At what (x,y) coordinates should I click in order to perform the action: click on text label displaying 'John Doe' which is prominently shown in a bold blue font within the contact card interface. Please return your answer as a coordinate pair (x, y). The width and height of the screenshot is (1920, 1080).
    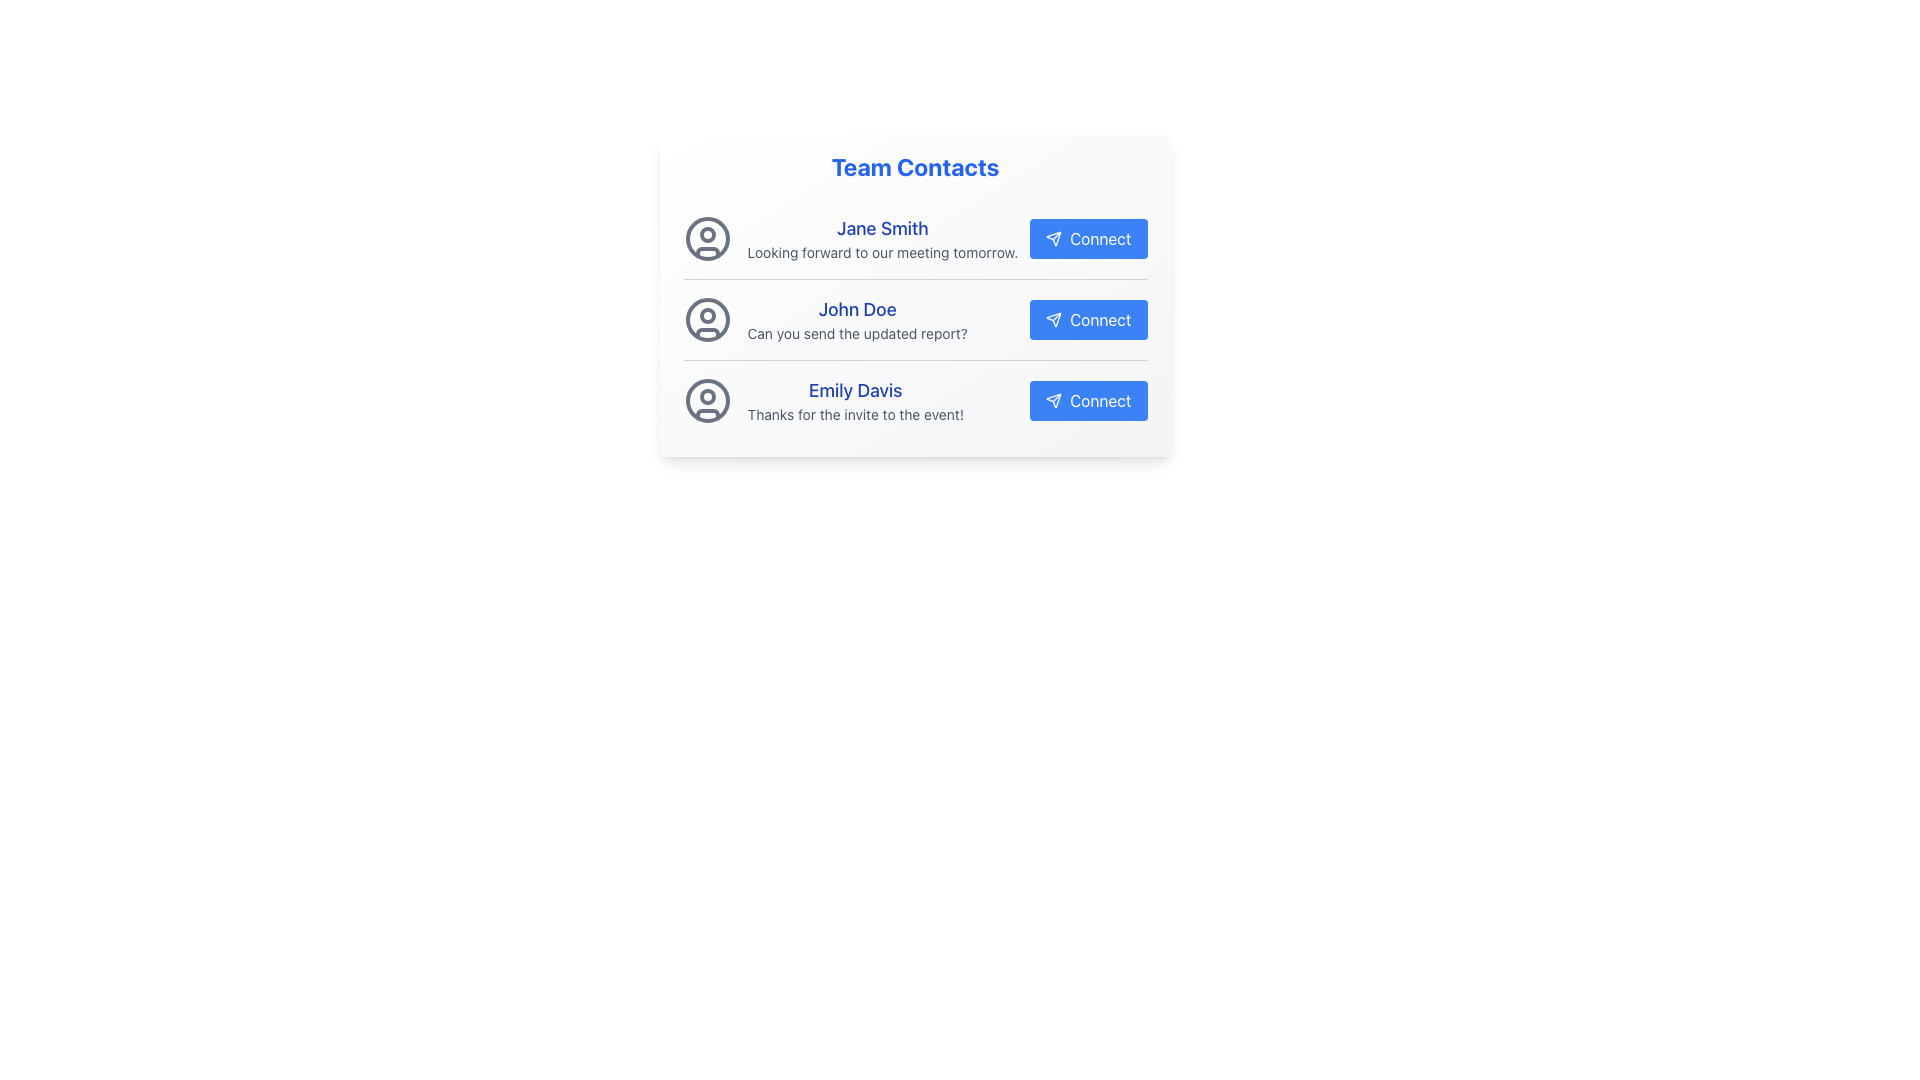
    Looking at the image, I should click on (857, 309).